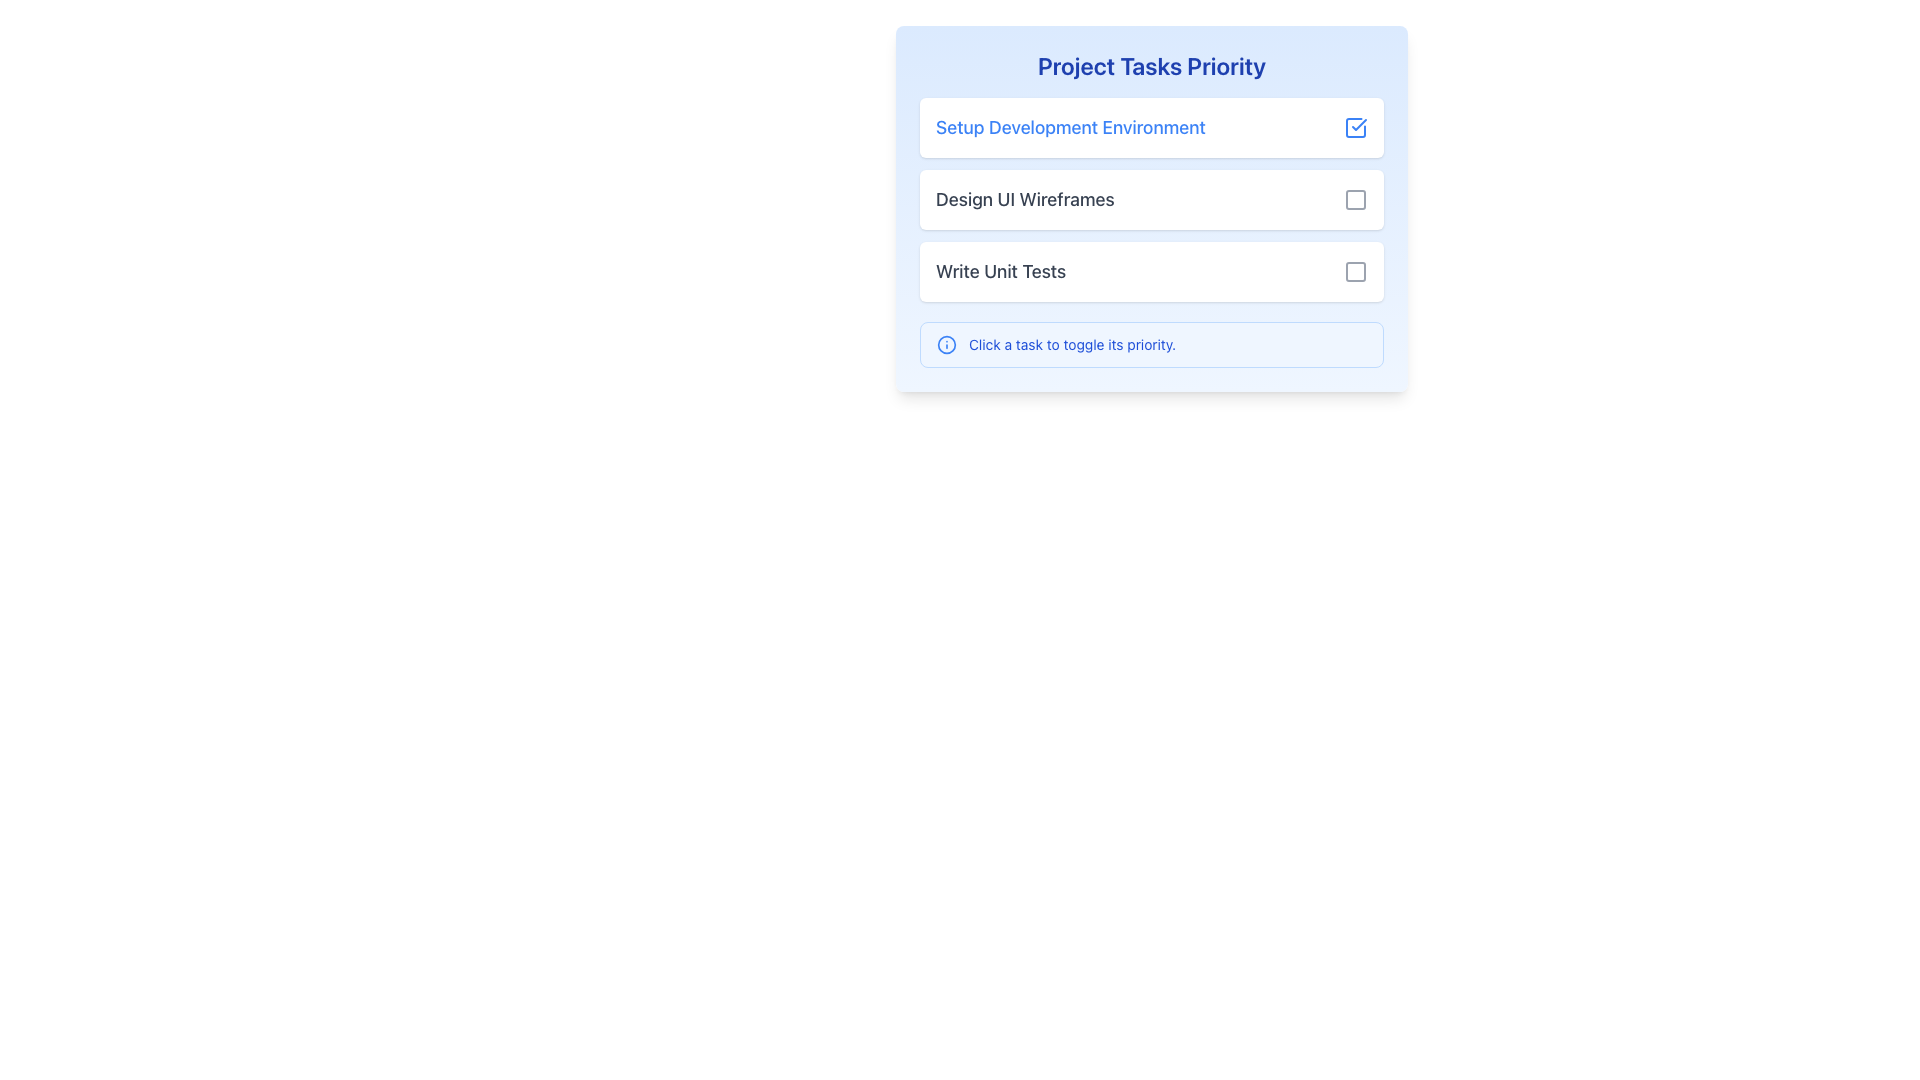  I want to click on the informational label that says 'Click a task to toggle its priority.', which is styled with small blue text and located below two checkboxes in the informational box, so click(1071, 343).